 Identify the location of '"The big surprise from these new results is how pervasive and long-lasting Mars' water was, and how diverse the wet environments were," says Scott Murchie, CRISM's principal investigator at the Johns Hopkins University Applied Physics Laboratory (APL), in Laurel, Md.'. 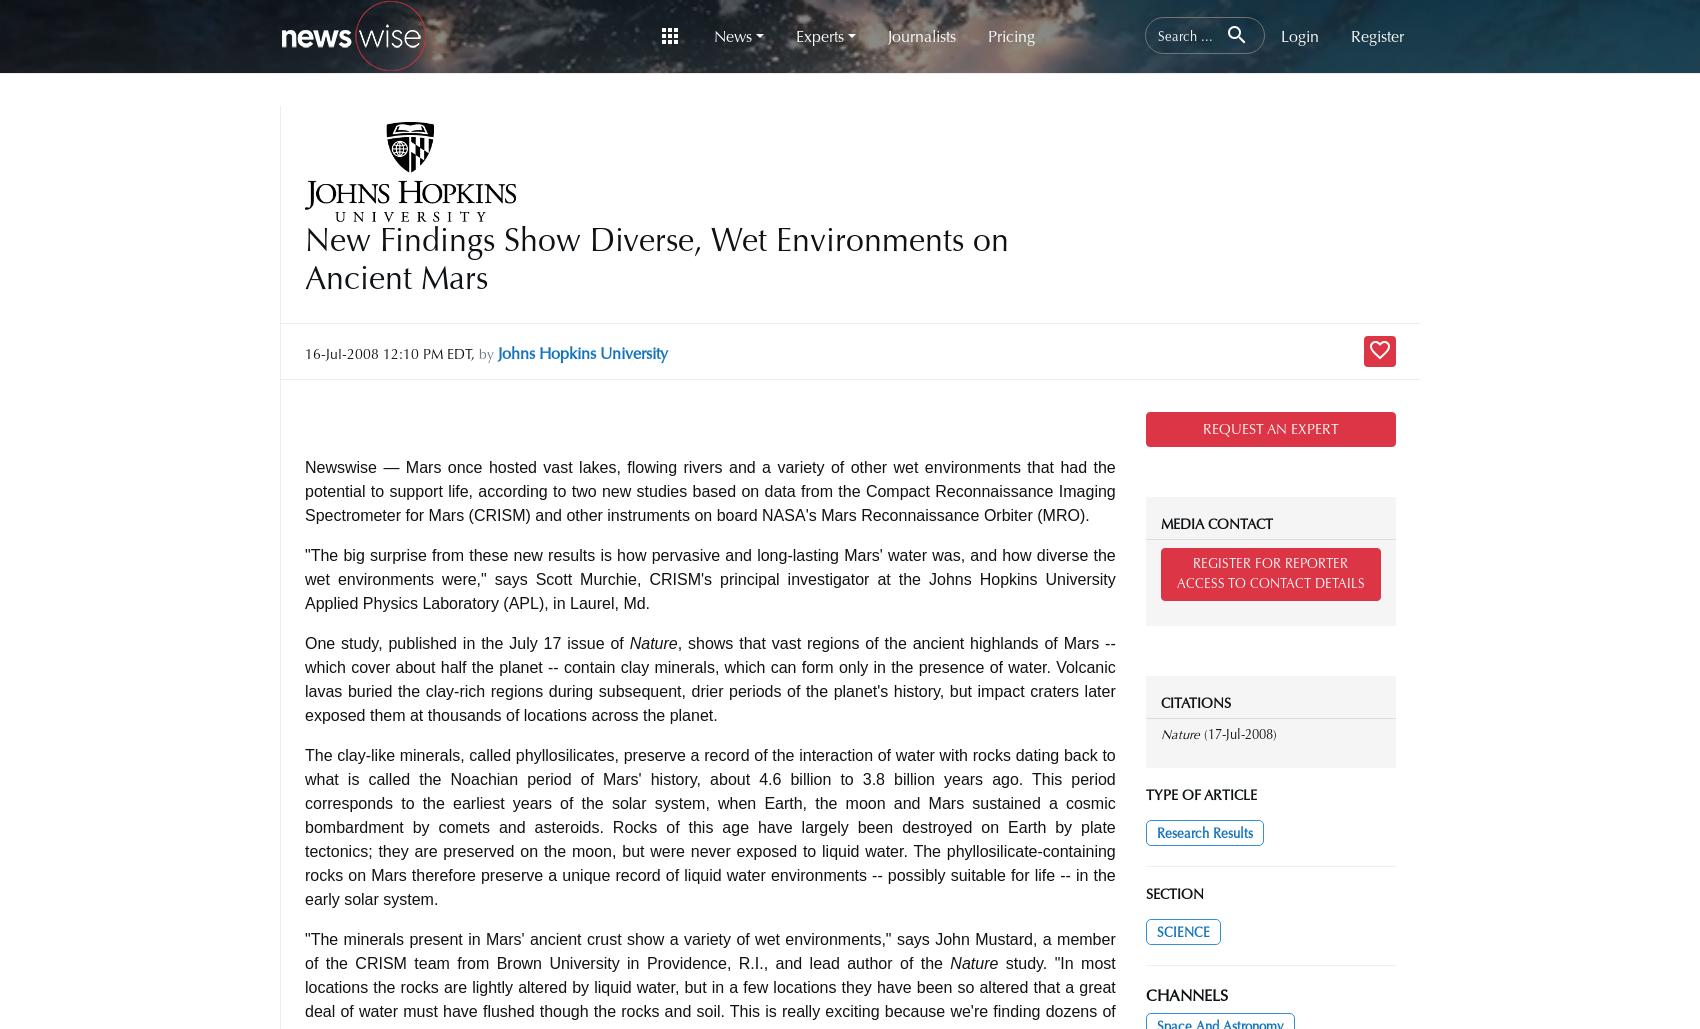
(304, 577).